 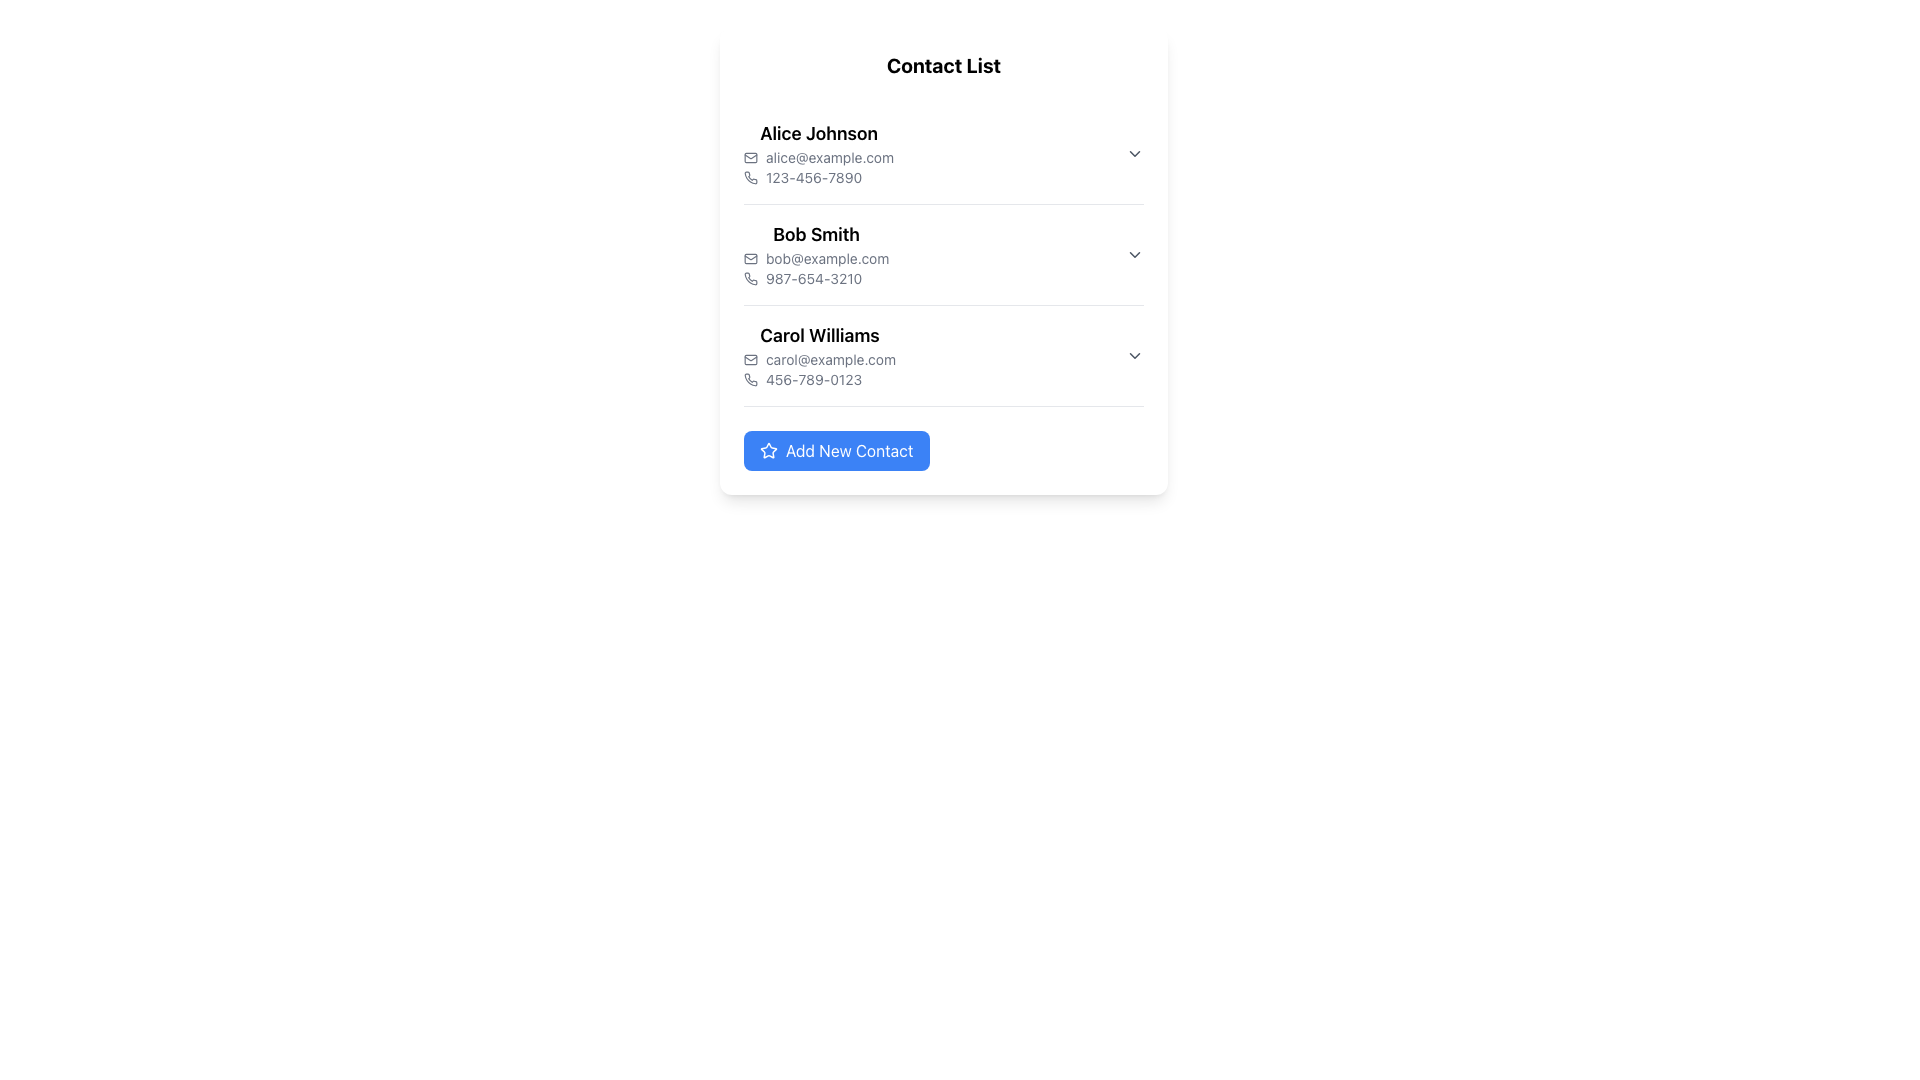 I want to click on on the name 'Alice Johnson' in the contact information section, so click(x=819, y=153).